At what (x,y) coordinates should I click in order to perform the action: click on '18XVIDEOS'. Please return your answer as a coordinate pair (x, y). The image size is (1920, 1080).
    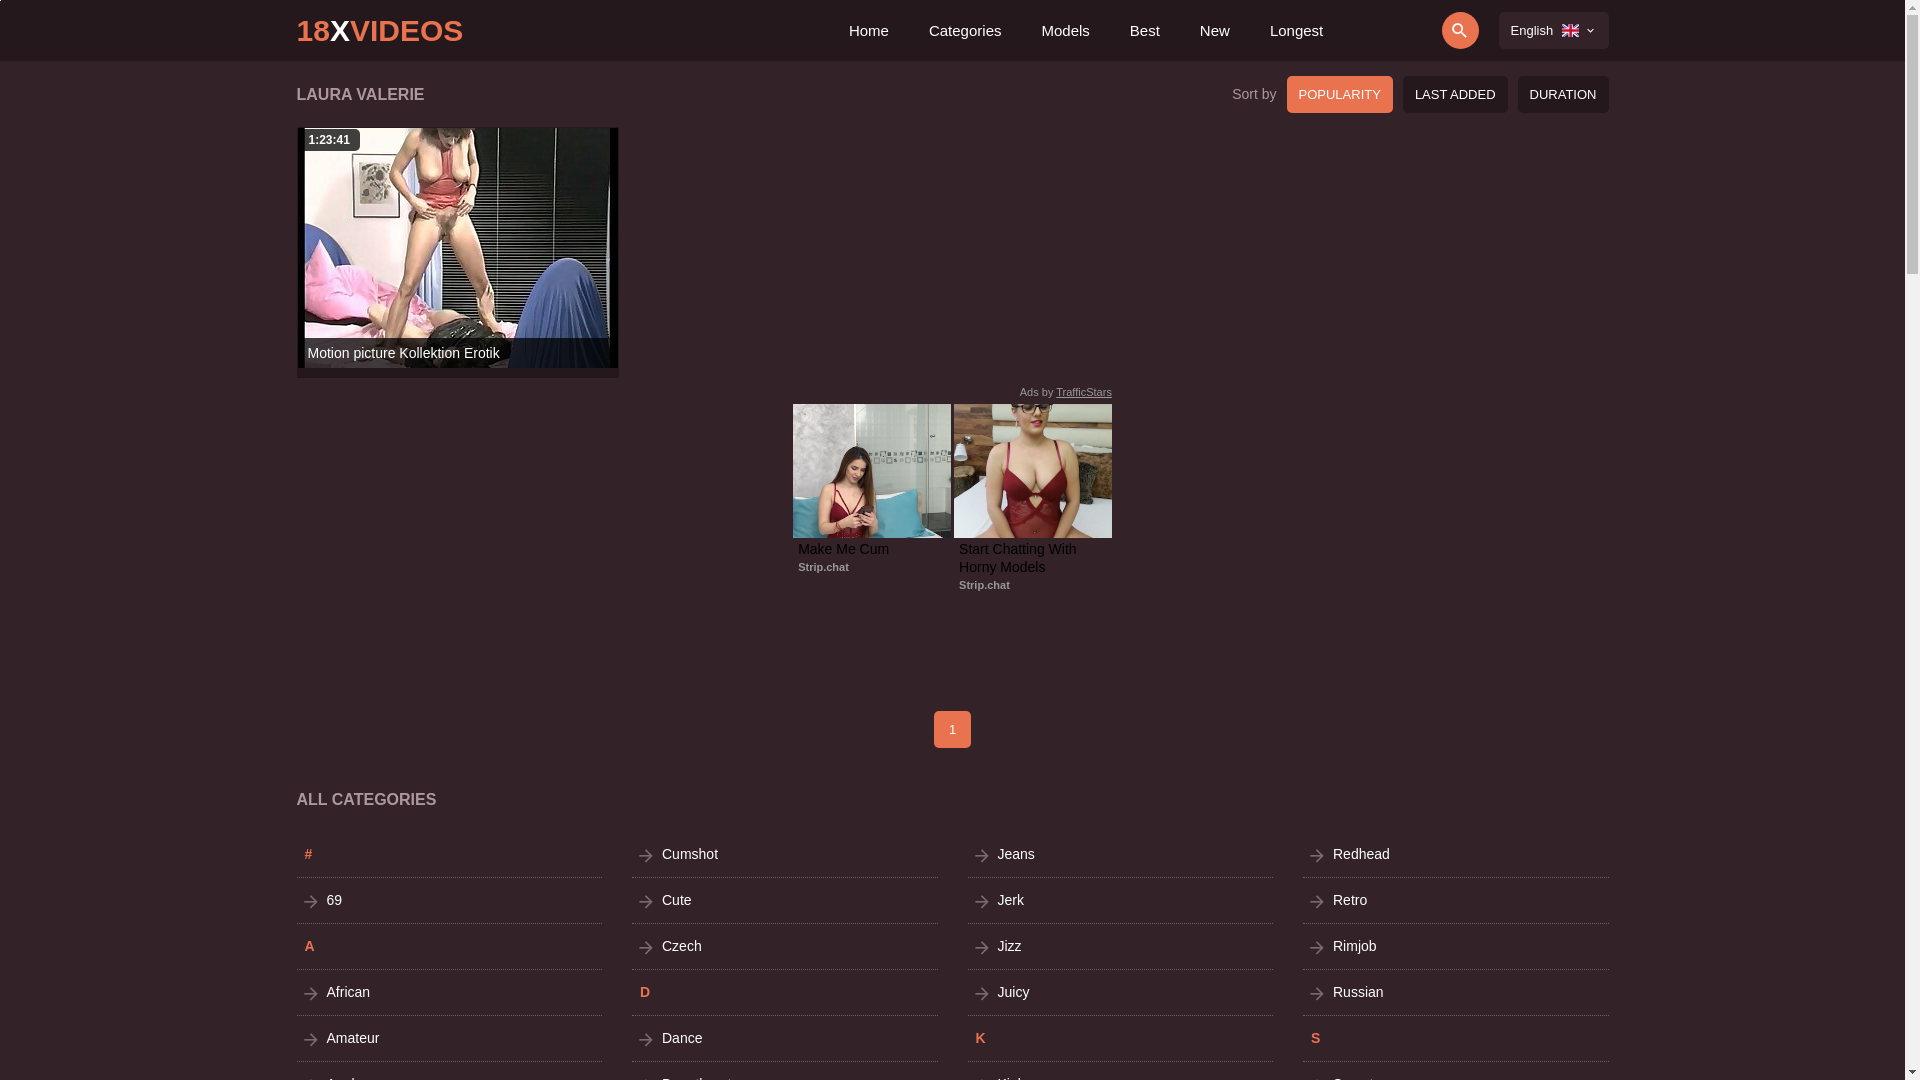
    Looking at the image, I should click on (295, 30).